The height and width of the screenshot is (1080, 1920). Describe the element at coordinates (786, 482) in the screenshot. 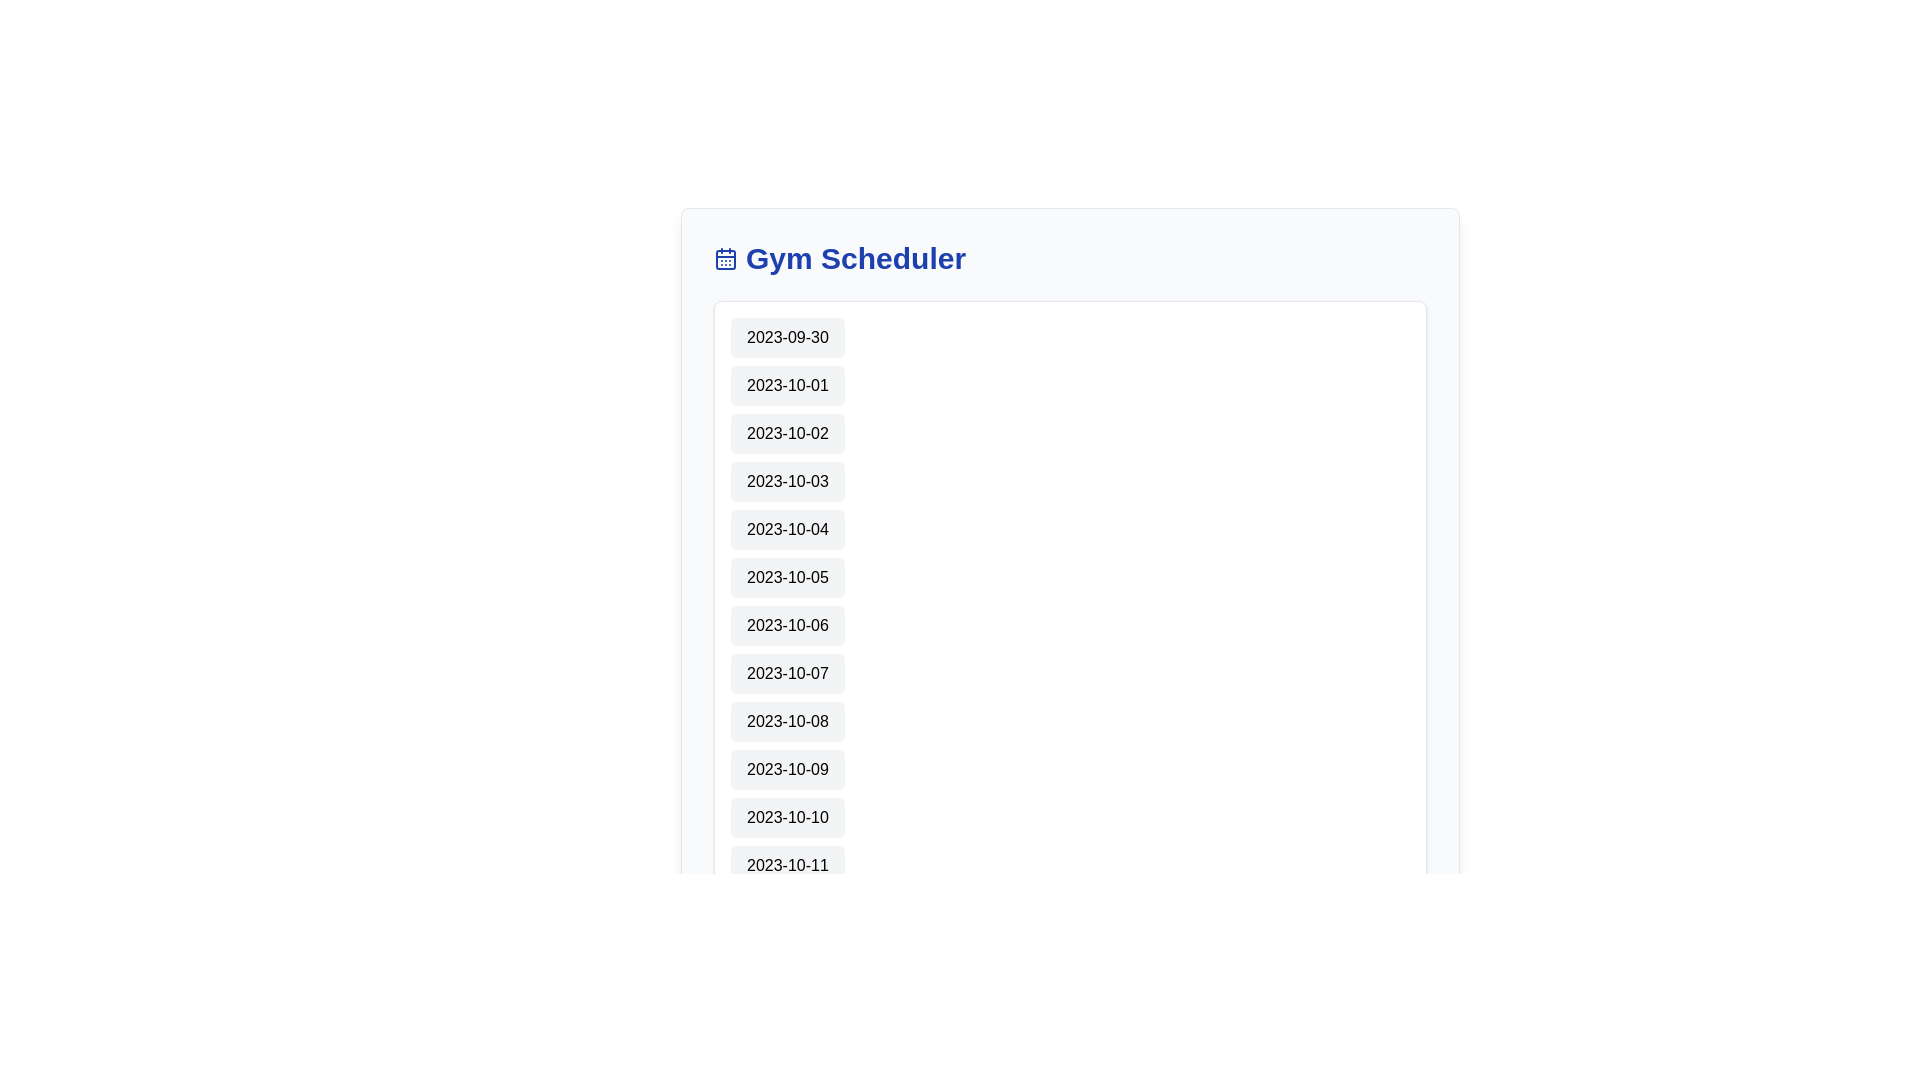

I see `the selectable date option located in the 'Gym Scheduler' section, which is the fourth item in a vertical list between '2023-10-02' and '2023-10-04'` at that location.